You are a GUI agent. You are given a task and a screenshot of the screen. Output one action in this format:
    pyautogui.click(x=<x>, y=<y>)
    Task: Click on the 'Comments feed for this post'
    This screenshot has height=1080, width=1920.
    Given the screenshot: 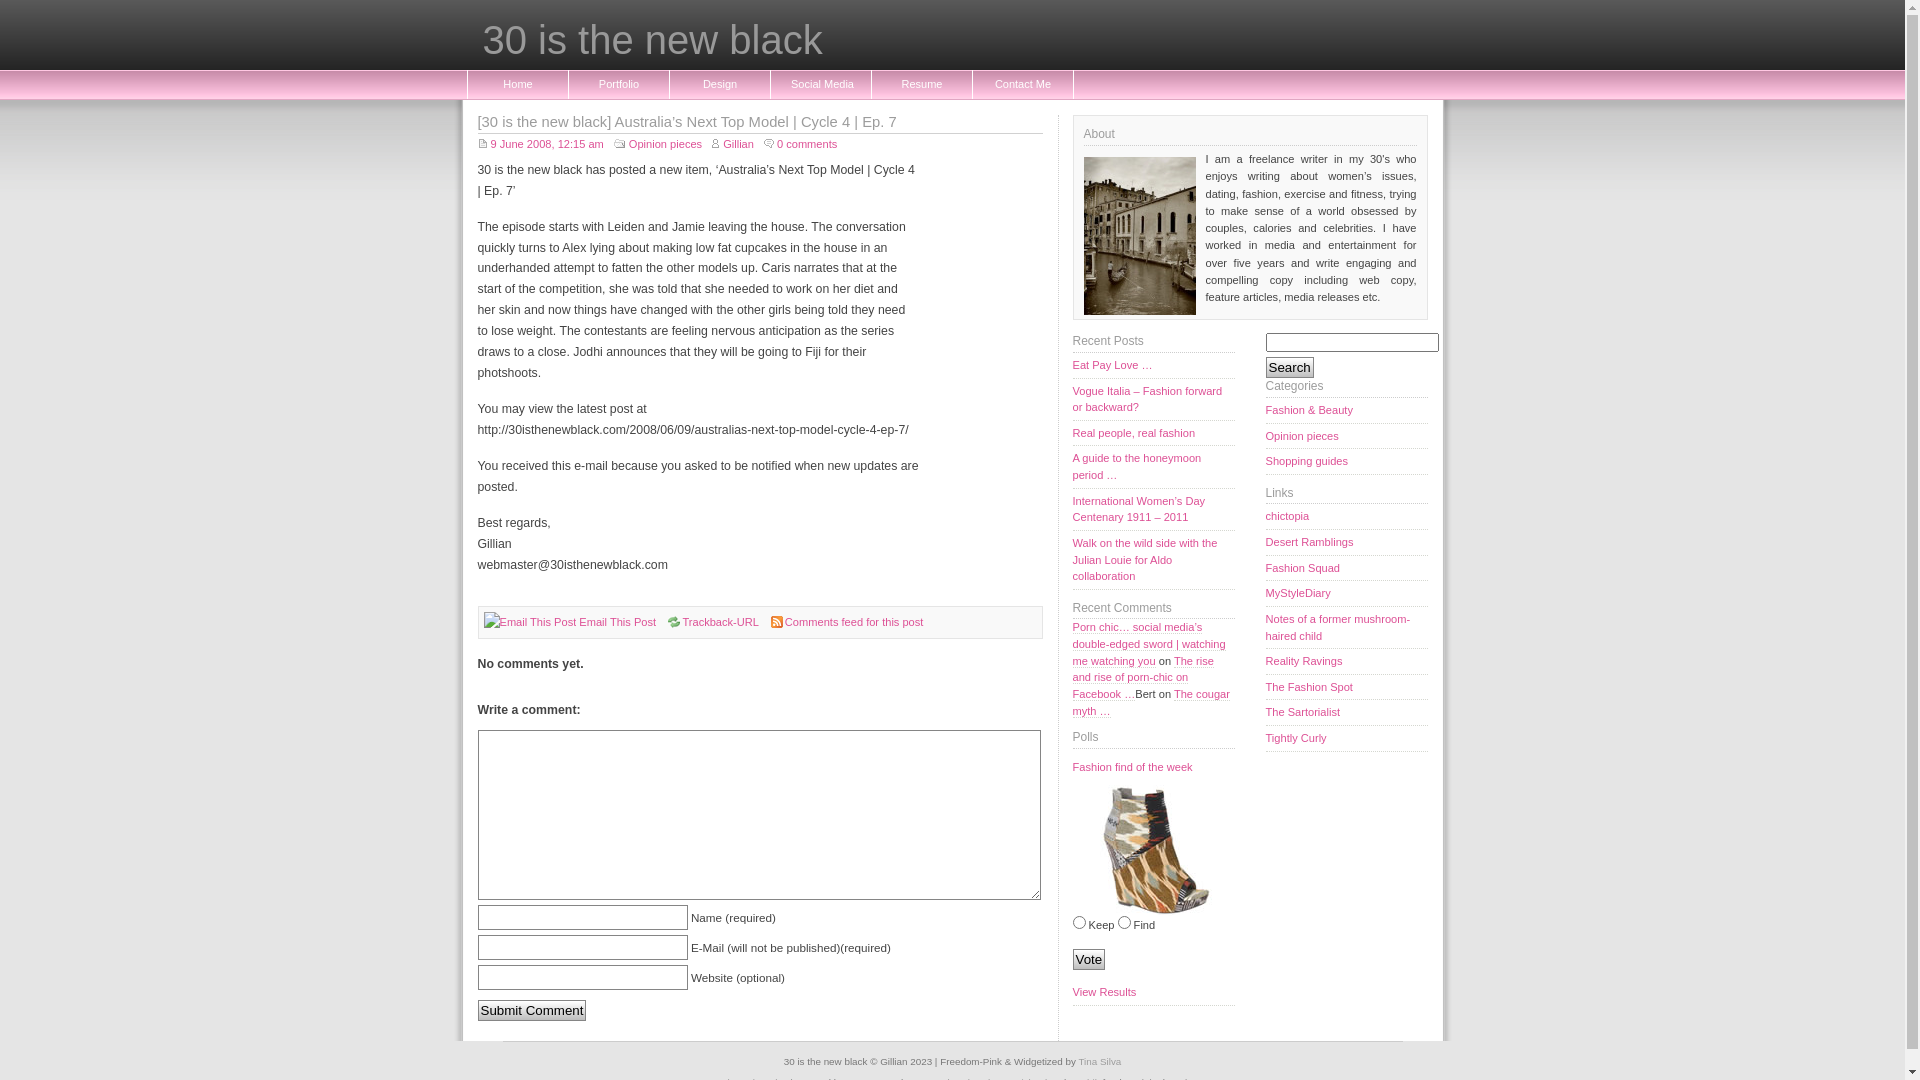 What is the action you would take?
    pyautogui.click(x=854, y=620)
    